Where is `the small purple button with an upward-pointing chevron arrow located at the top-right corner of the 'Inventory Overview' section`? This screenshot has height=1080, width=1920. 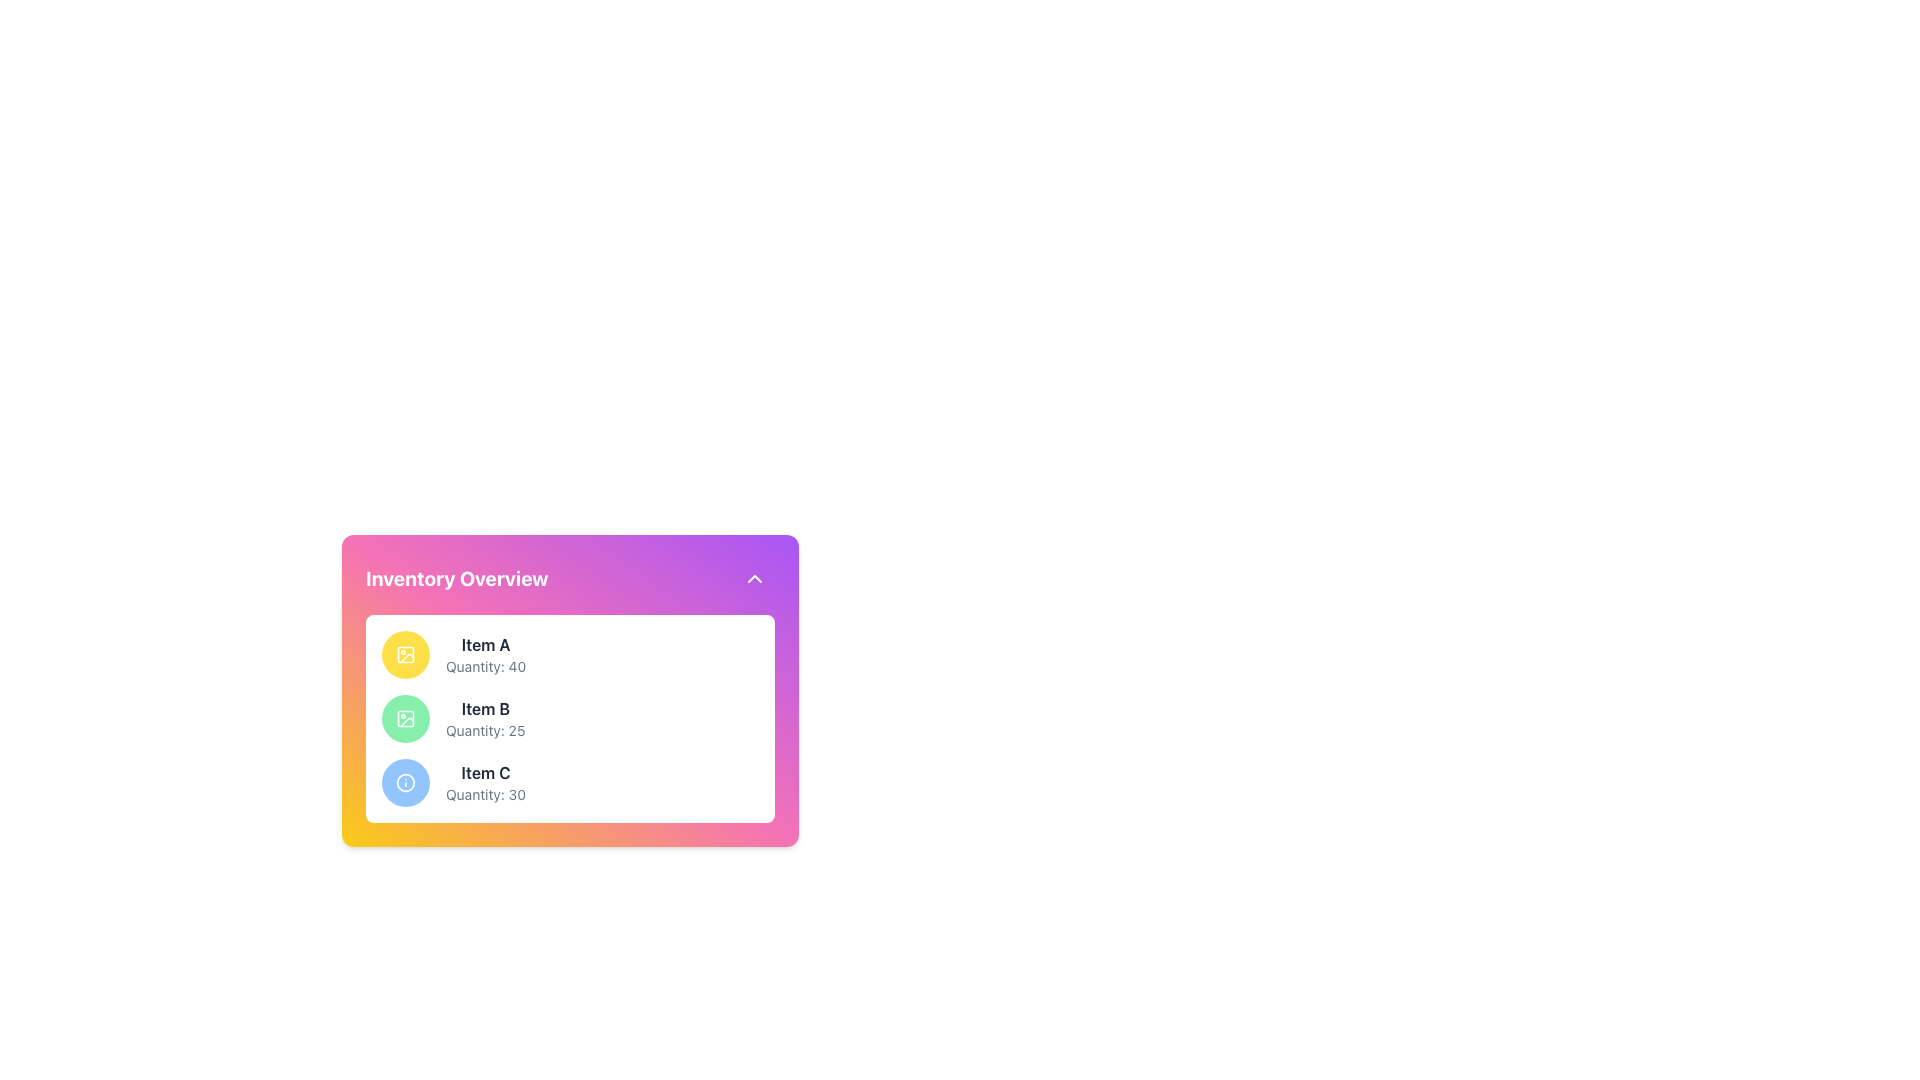 the small purple button with an upward-pointing chevron arrow located at the top-right corner of the 'Inventory Overview' section is located at coordinates (753, 578).